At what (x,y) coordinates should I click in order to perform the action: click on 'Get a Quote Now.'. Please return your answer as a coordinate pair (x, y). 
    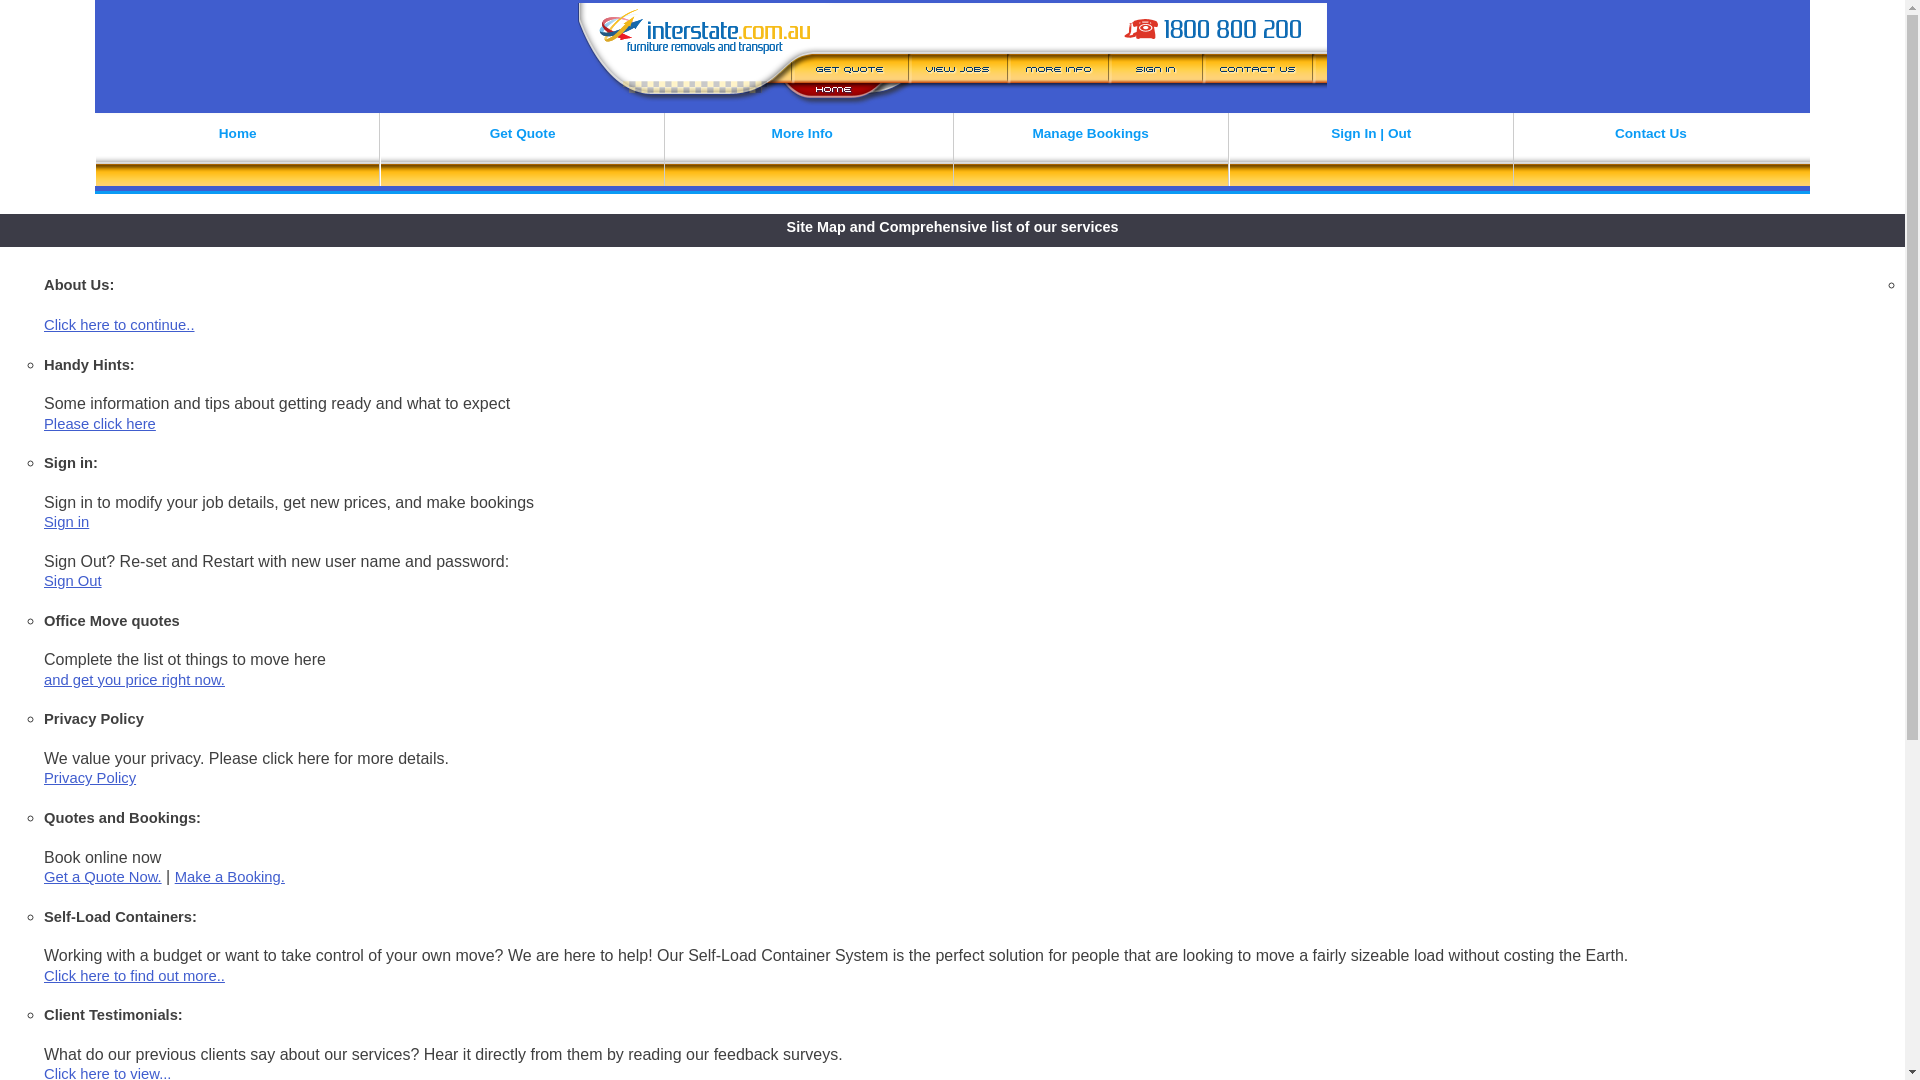
    Looking at the image, I should click on (101, 875).